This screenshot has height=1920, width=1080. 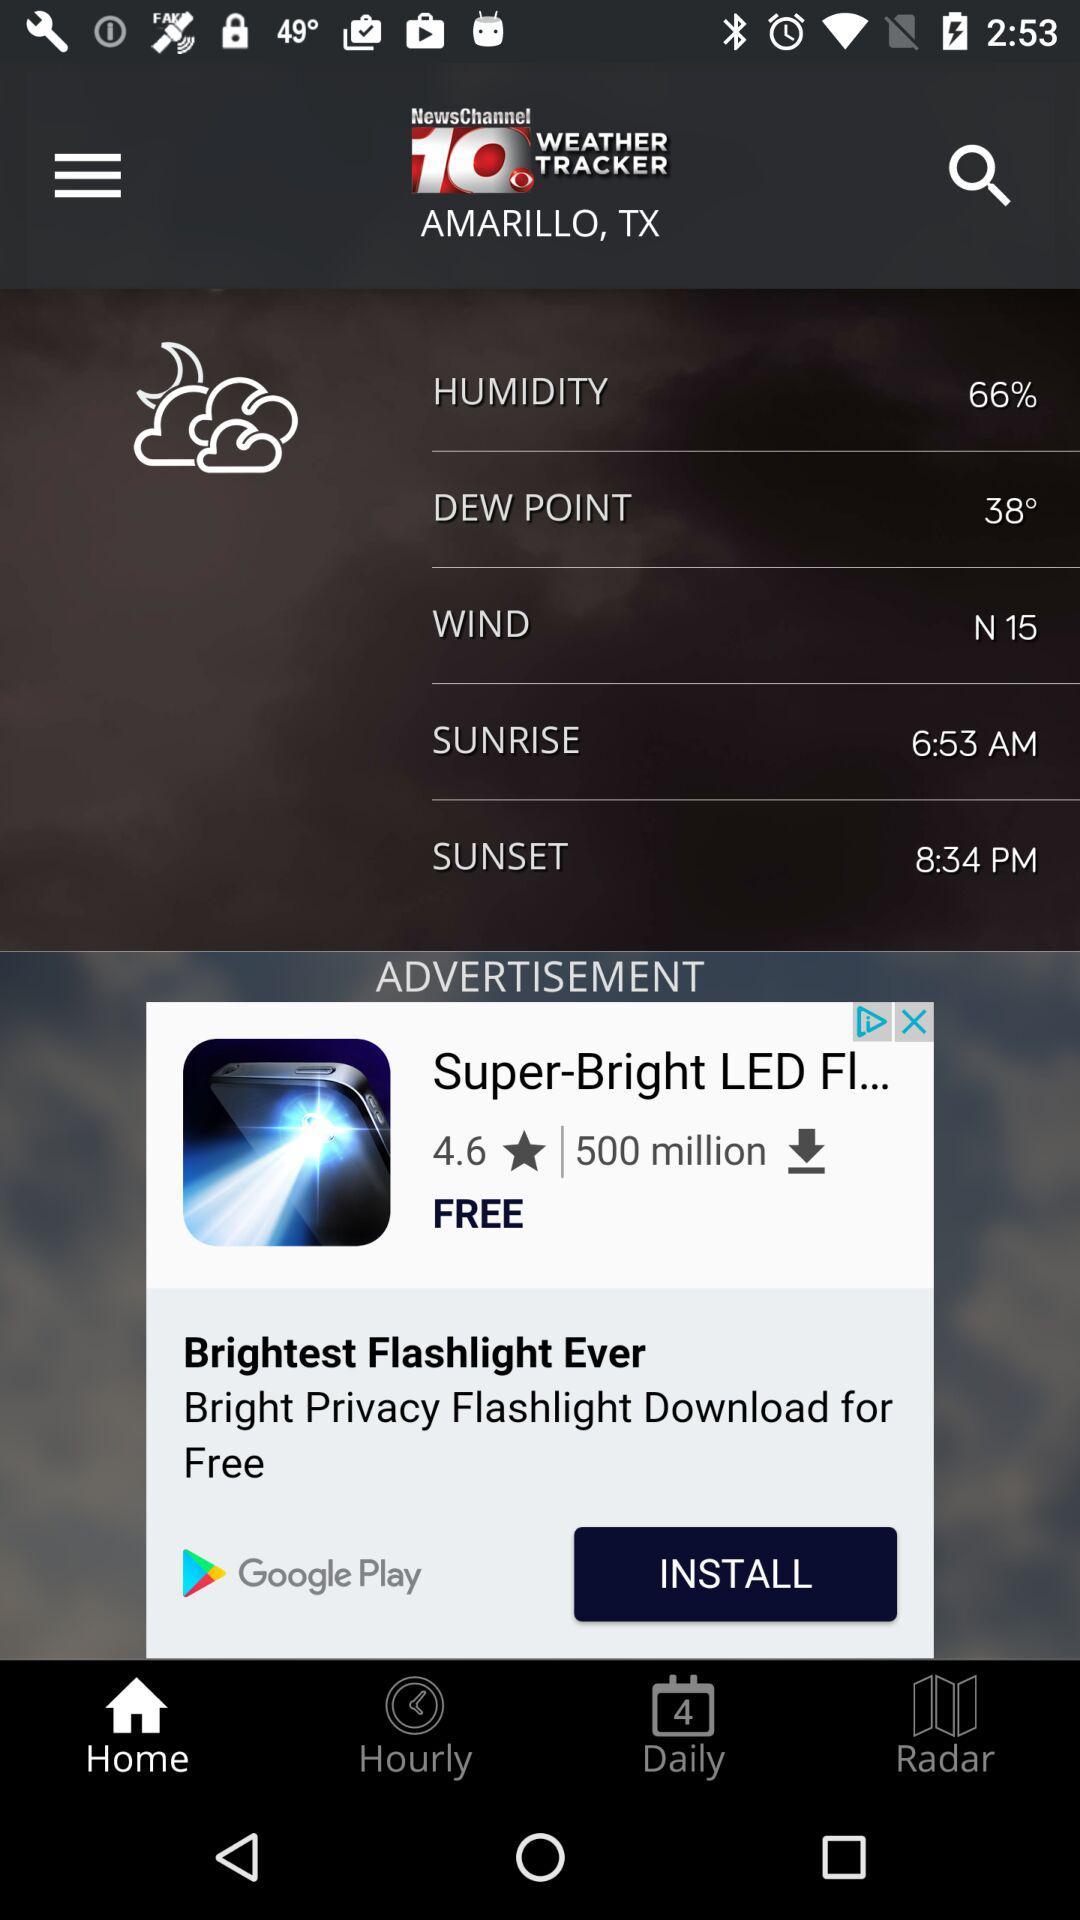 I want to click on item to the right of hourly, so click(x=682, y=1726).